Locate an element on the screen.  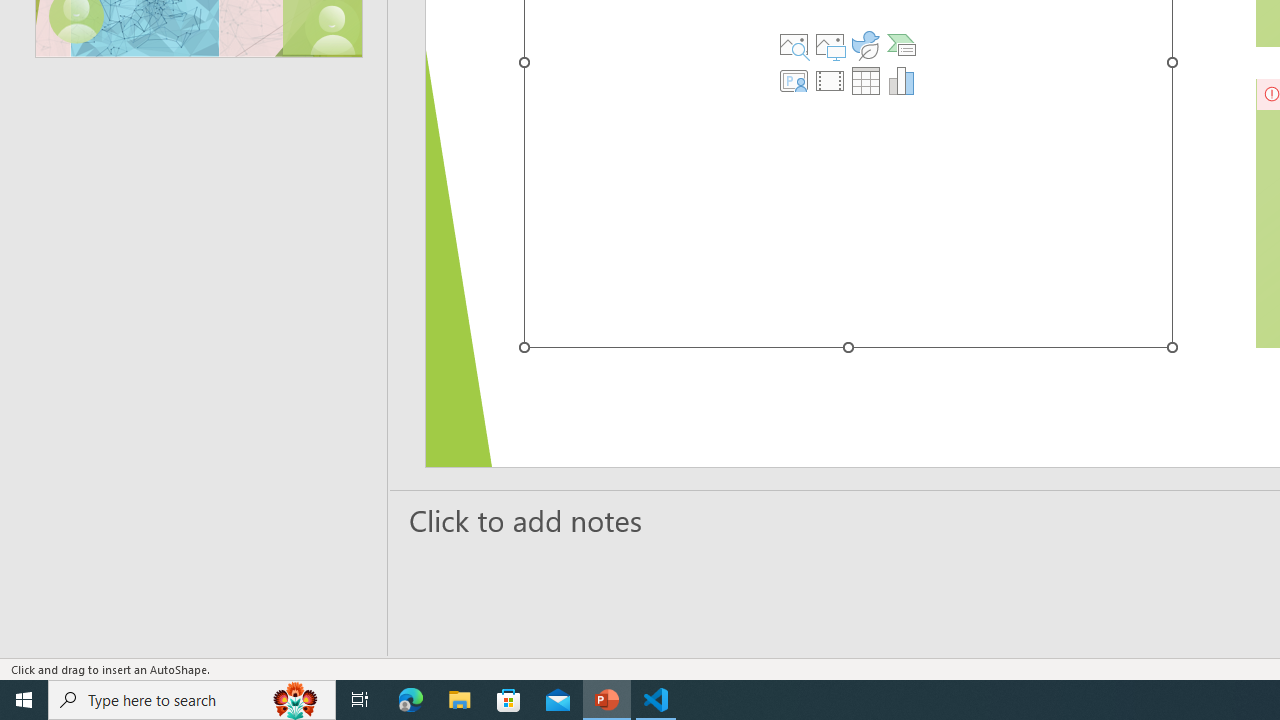
'Insert Table' is located at coordinates (865, 80).